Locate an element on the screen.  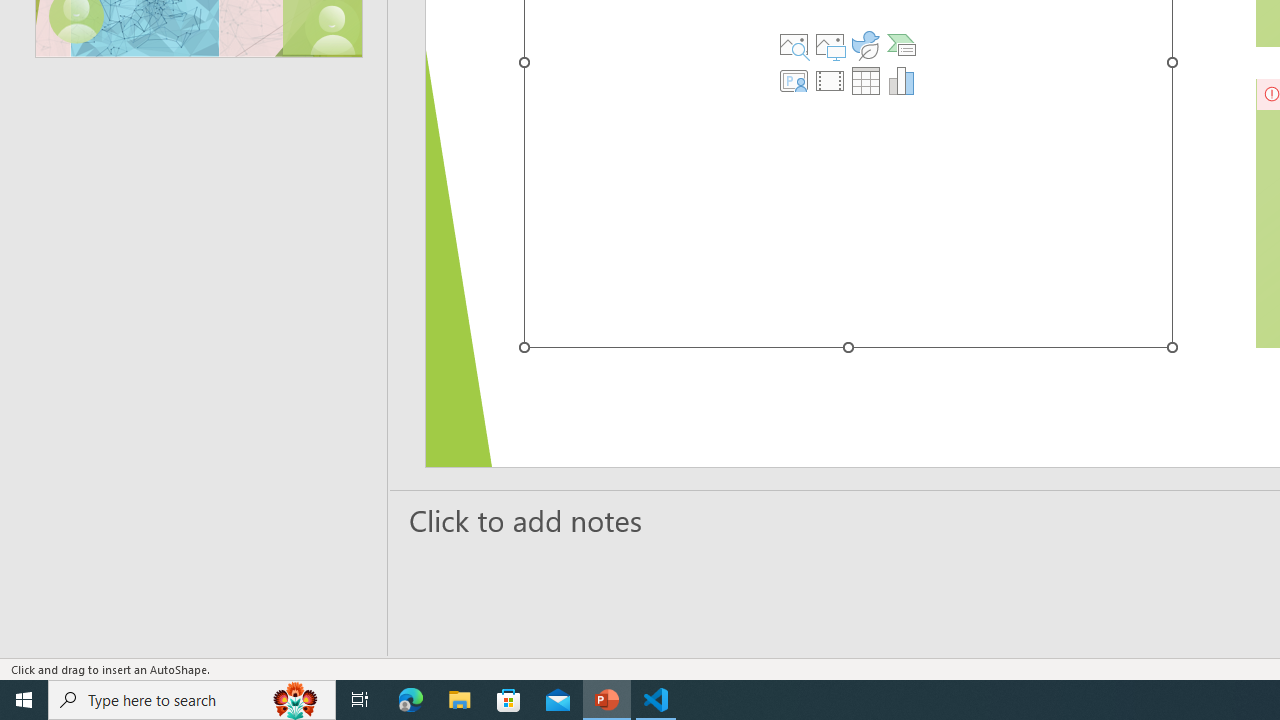
'Insert Table' is located at coordinates (865, 80).